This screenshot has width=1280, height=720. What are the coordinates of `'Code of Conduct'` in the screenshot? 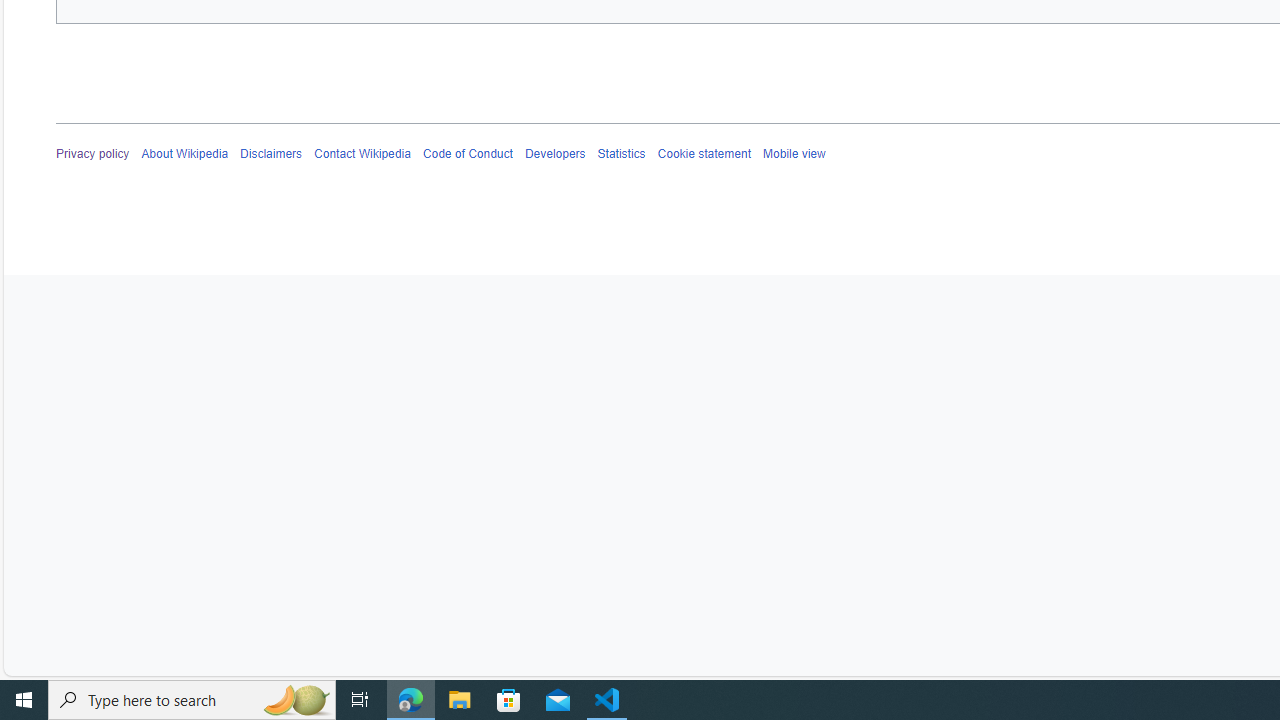 It's located at (466, 153).